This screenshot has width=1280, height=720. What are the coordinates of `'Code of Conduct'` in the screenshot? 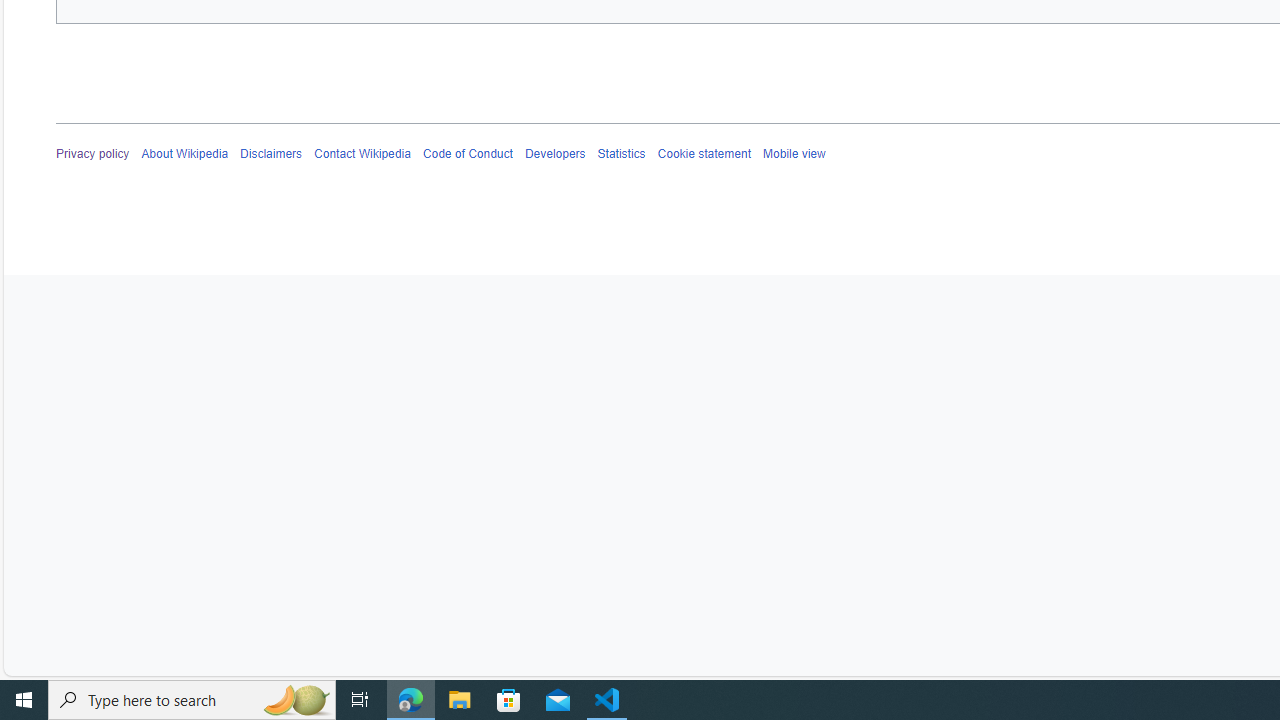 It's located at (466, 153).